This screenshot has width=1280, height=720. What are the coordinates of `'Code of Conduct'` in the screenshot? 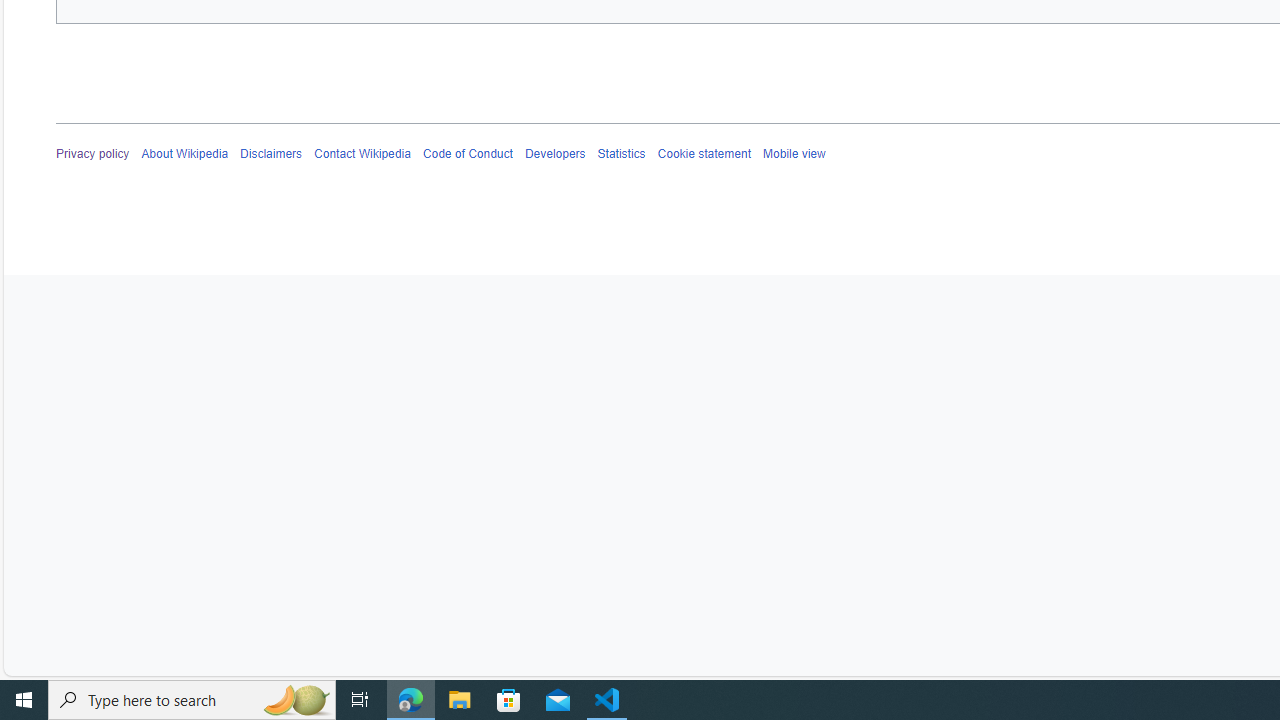 It's located at (466, 153).